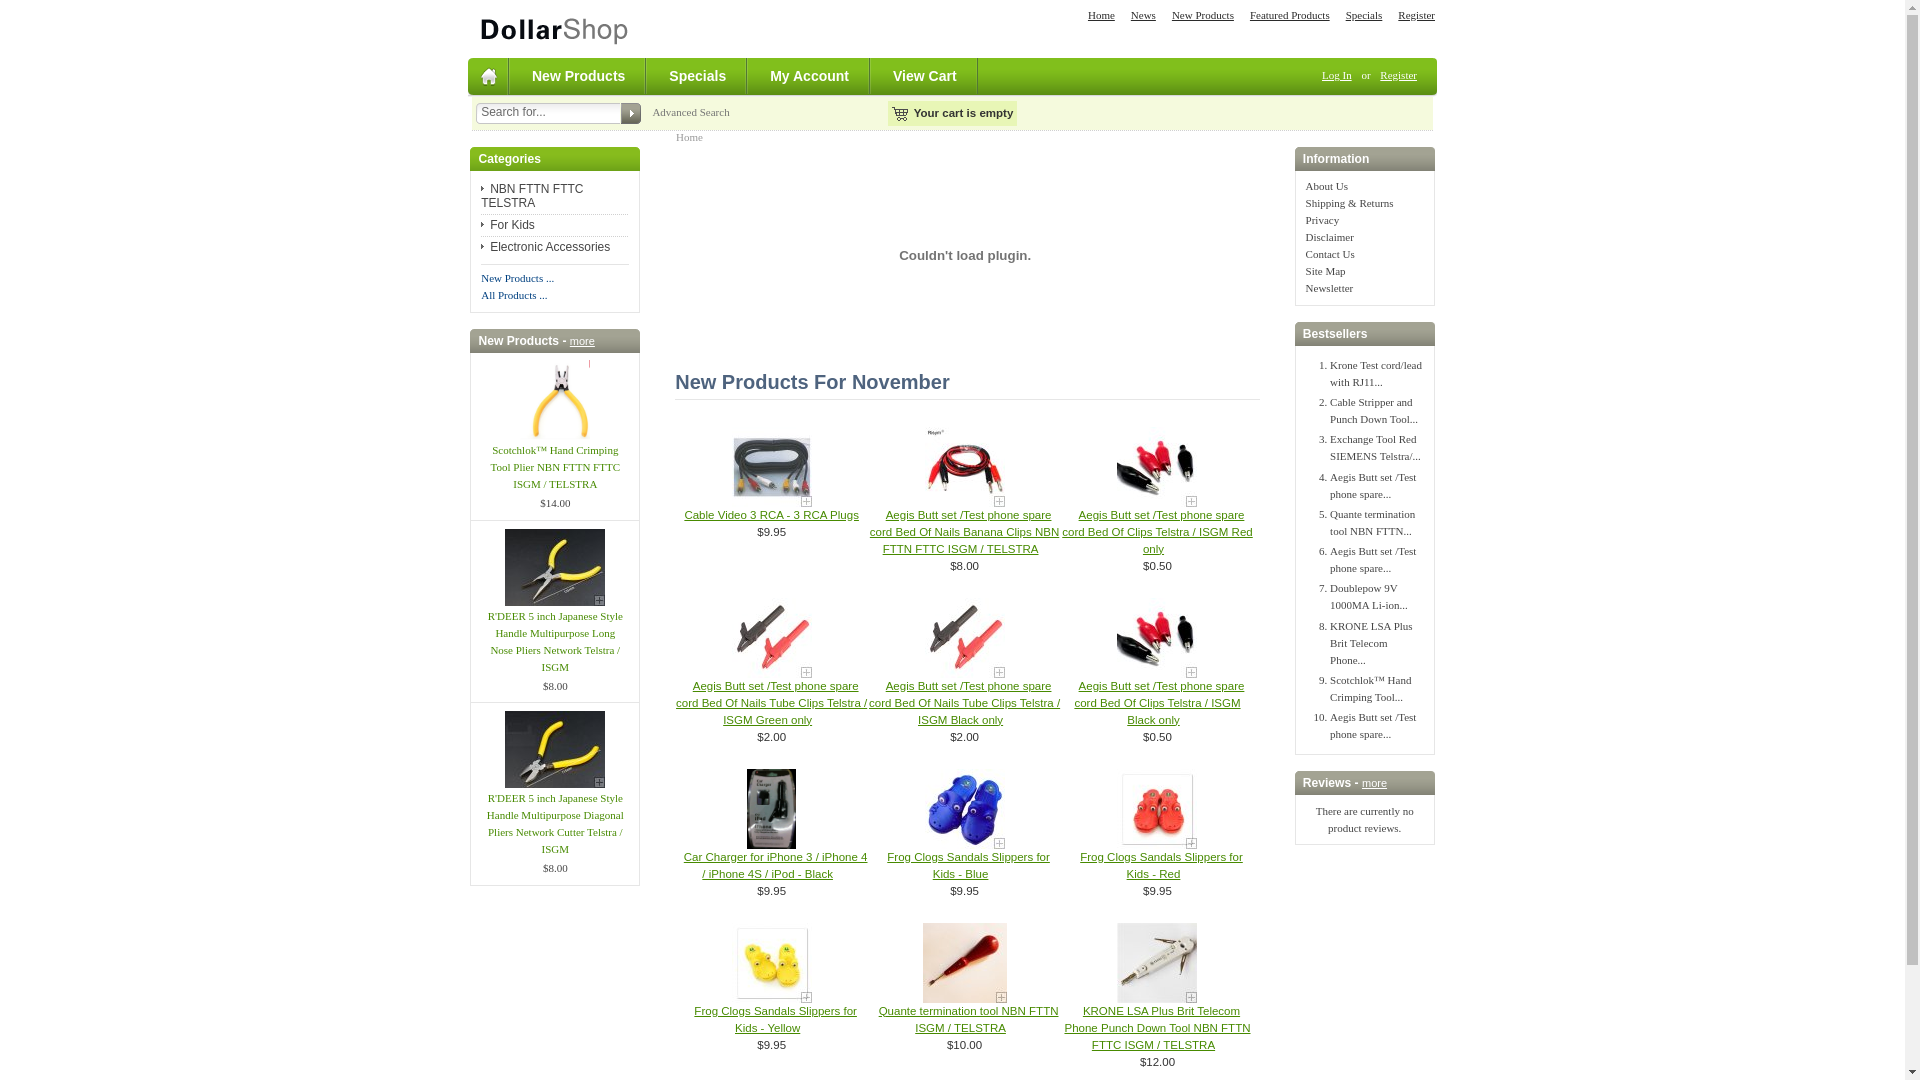 The image size is (1920, 1080). What do you see at coordinates (1325, 270) in the screenshot?
I see `'Site Map'` at bounding box center [1325, 270].